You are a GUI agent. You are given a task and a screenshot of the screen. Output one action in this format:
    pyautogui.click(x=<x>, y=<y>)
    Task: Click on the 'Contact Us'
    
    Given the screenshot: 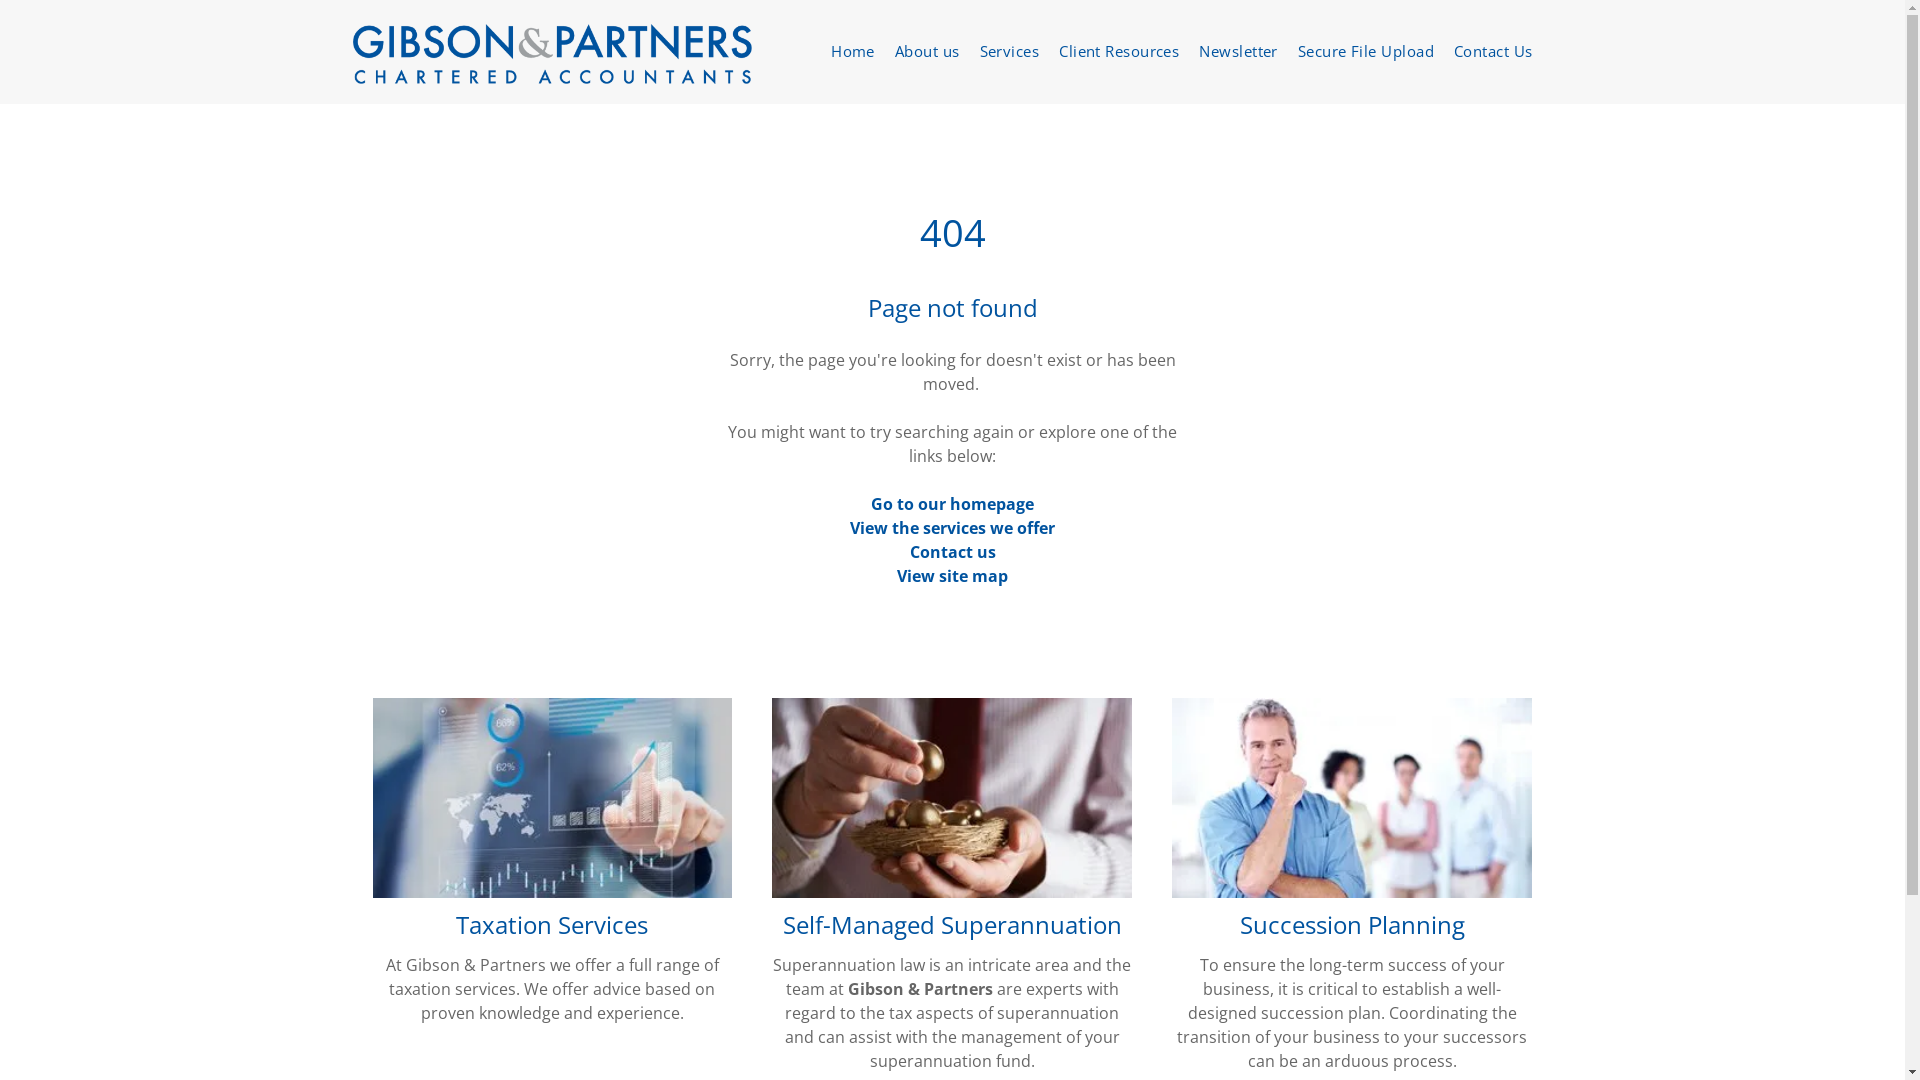 What is the action you would take?
    pyautogui.click(x=1493, y=50)
    